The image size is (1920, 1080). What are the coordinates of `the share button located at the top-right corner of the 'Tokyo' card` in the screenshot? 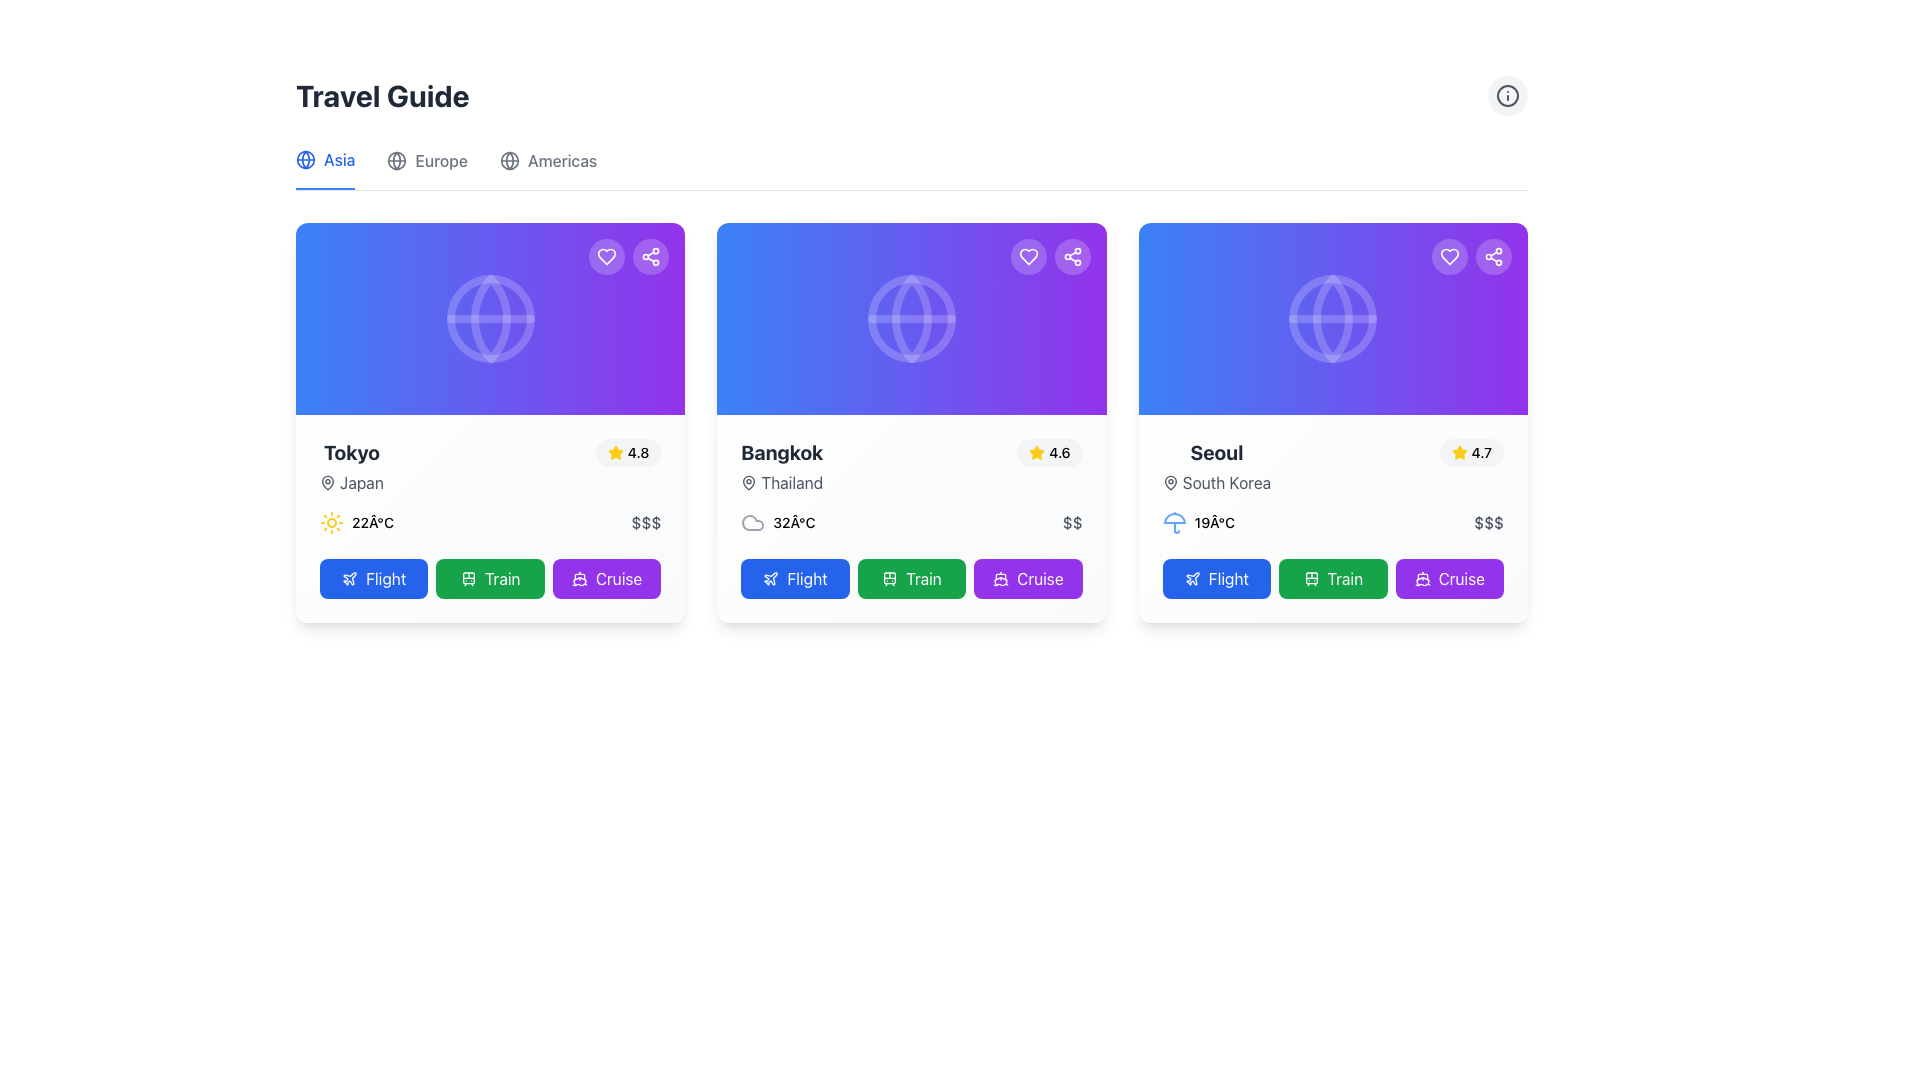 It's located at (651, 256).